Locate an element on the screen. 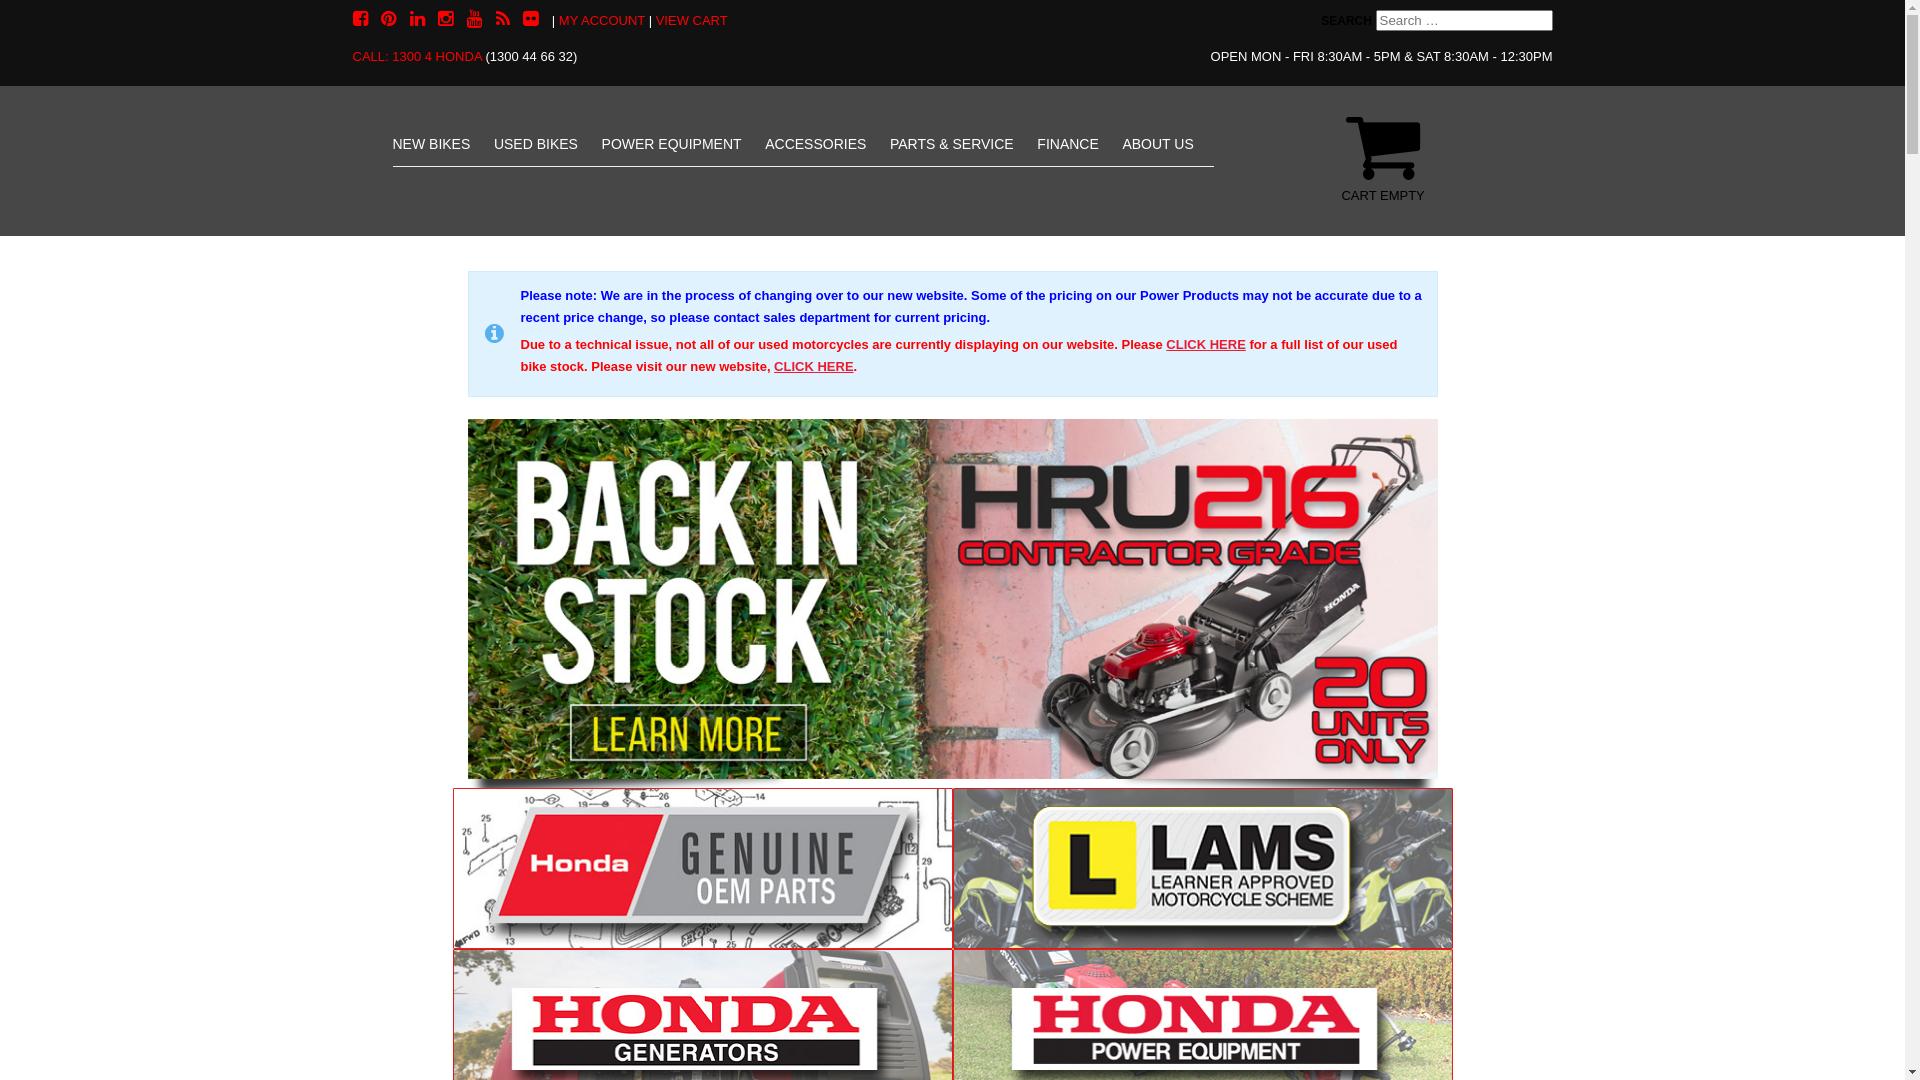  'ABOUT US' is located at coordinates (1157, 142).